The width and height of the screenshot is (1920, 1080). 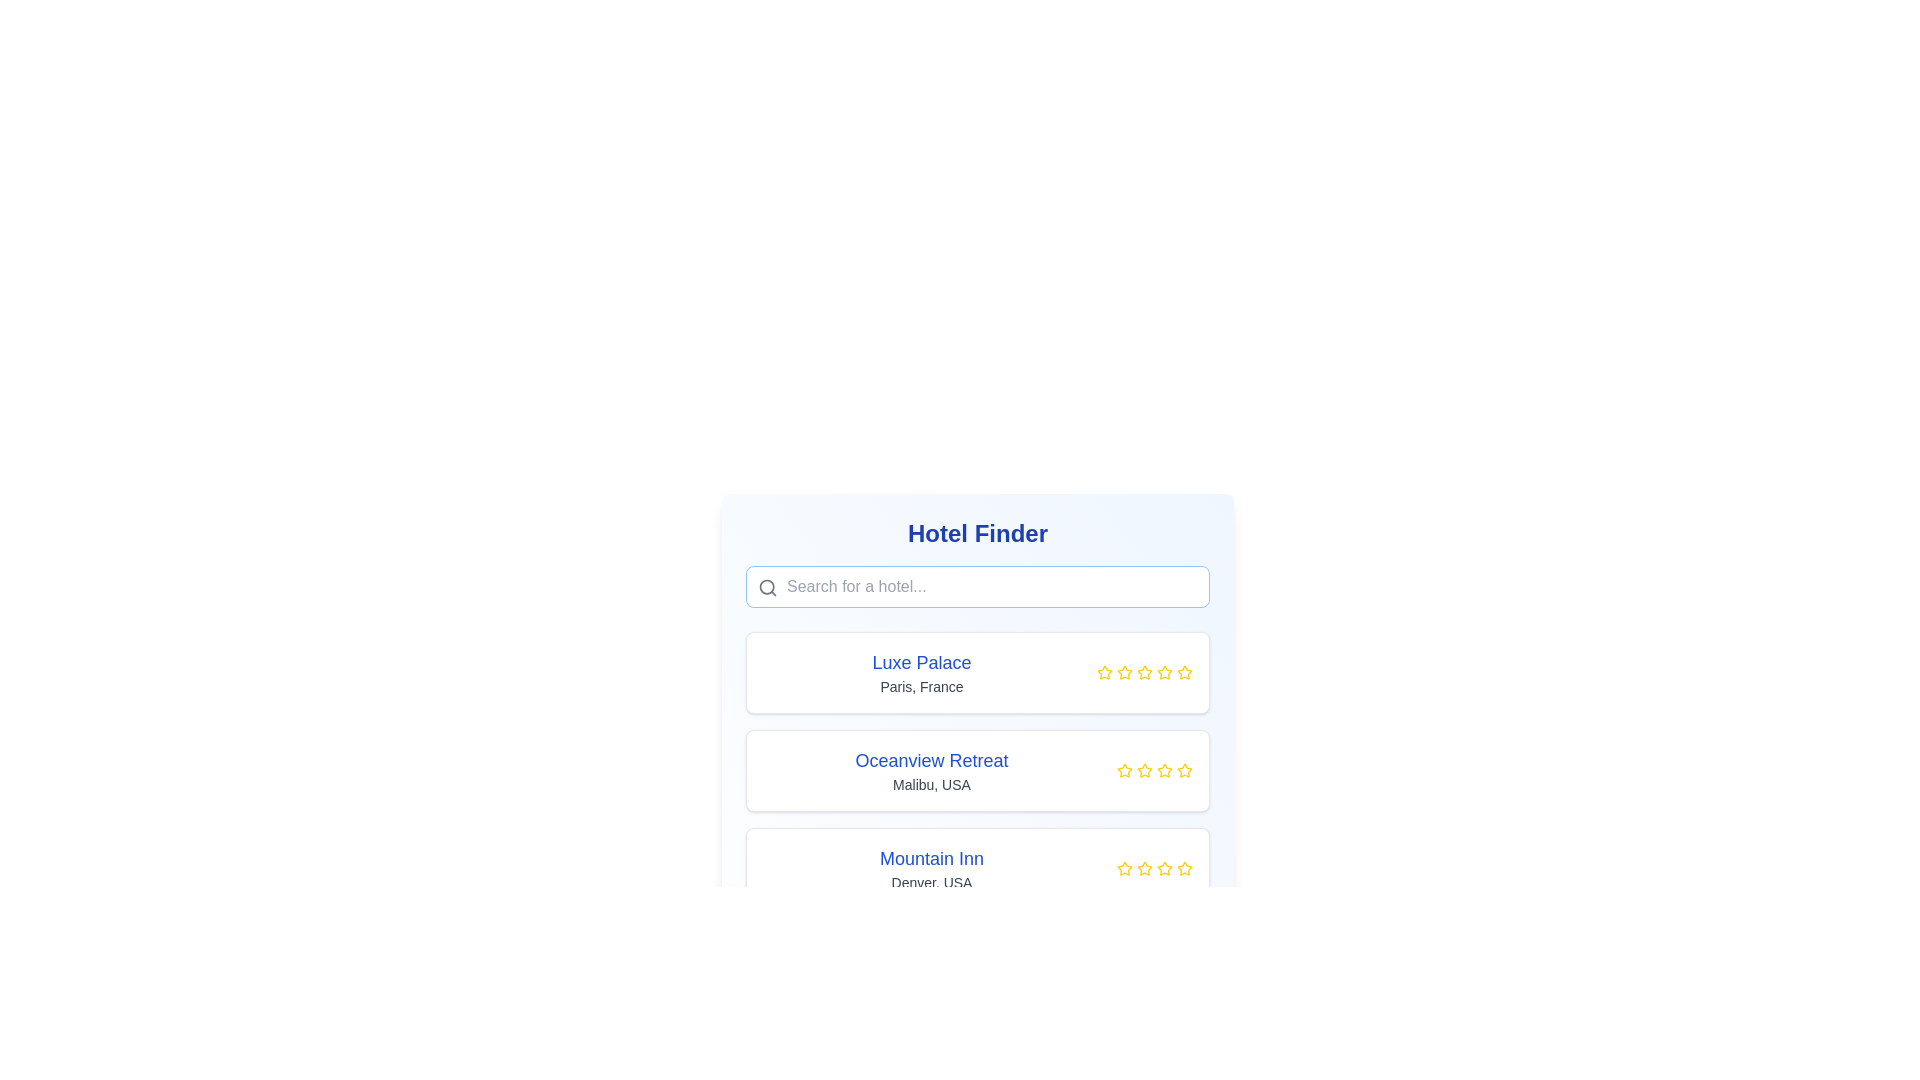 What do you see at coordinates (1124, 867) in the screenshot?
I see `the first star icon in the five-star rating system for the 'Mountain Inn' hotel entry` at bounding box center [1124, 867].